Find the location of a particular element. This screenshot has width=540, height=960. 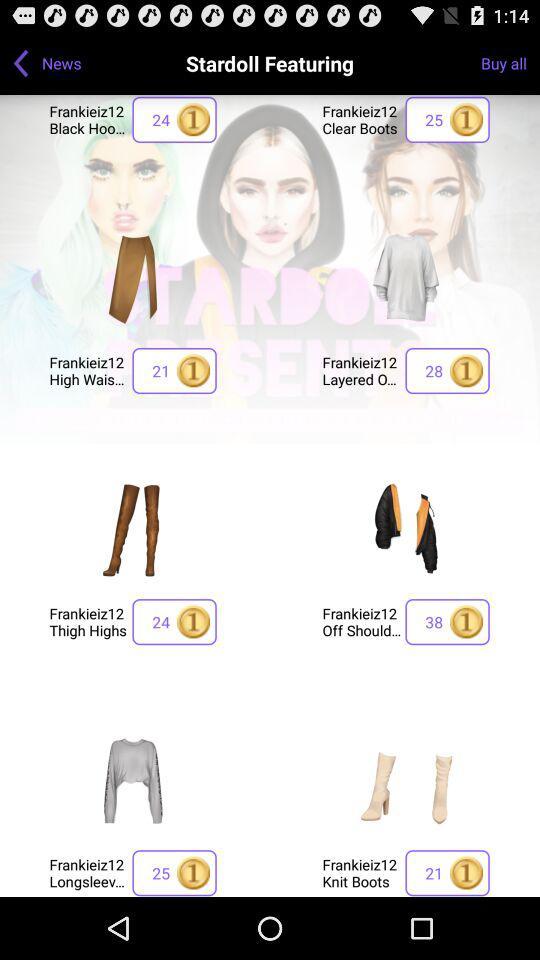

previous is located at coordinates (20, 62).